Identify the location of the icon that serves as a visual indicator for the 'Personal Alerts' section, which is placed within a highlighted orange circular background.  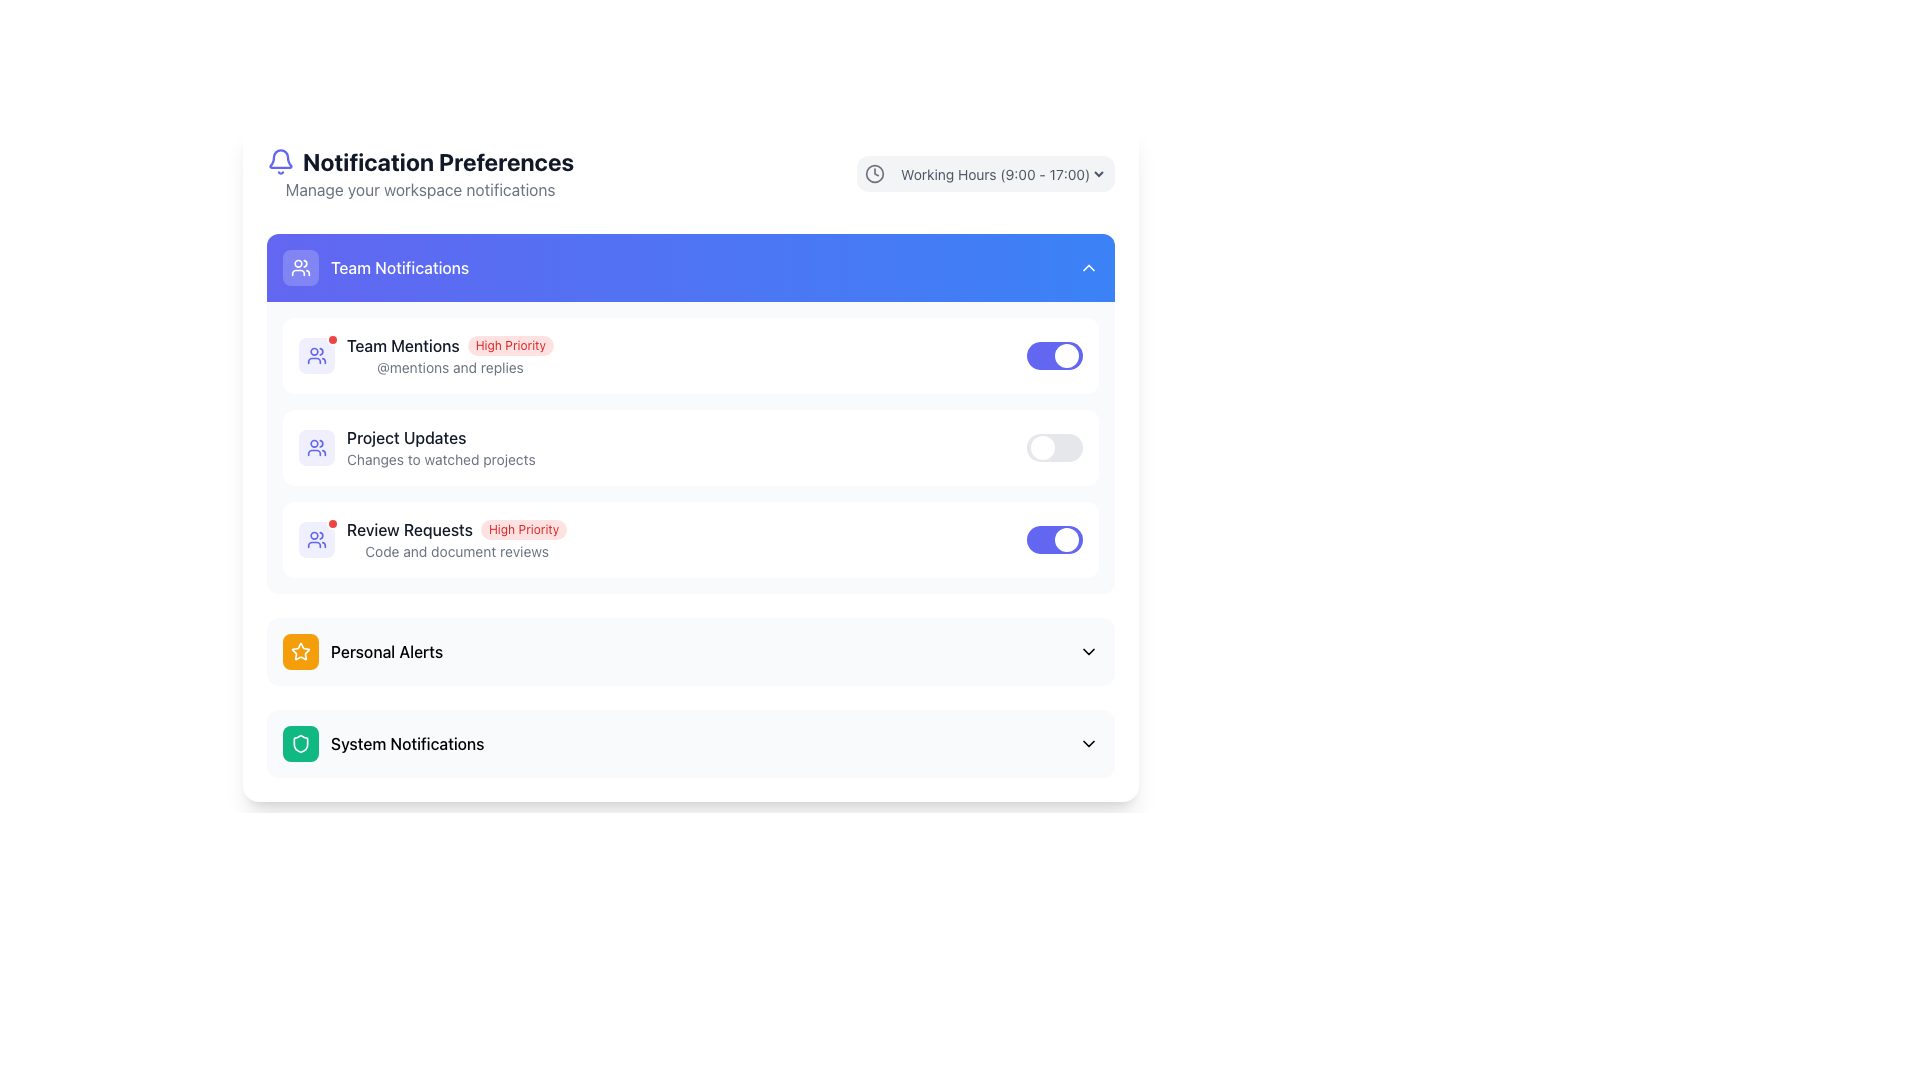
(300, 651).